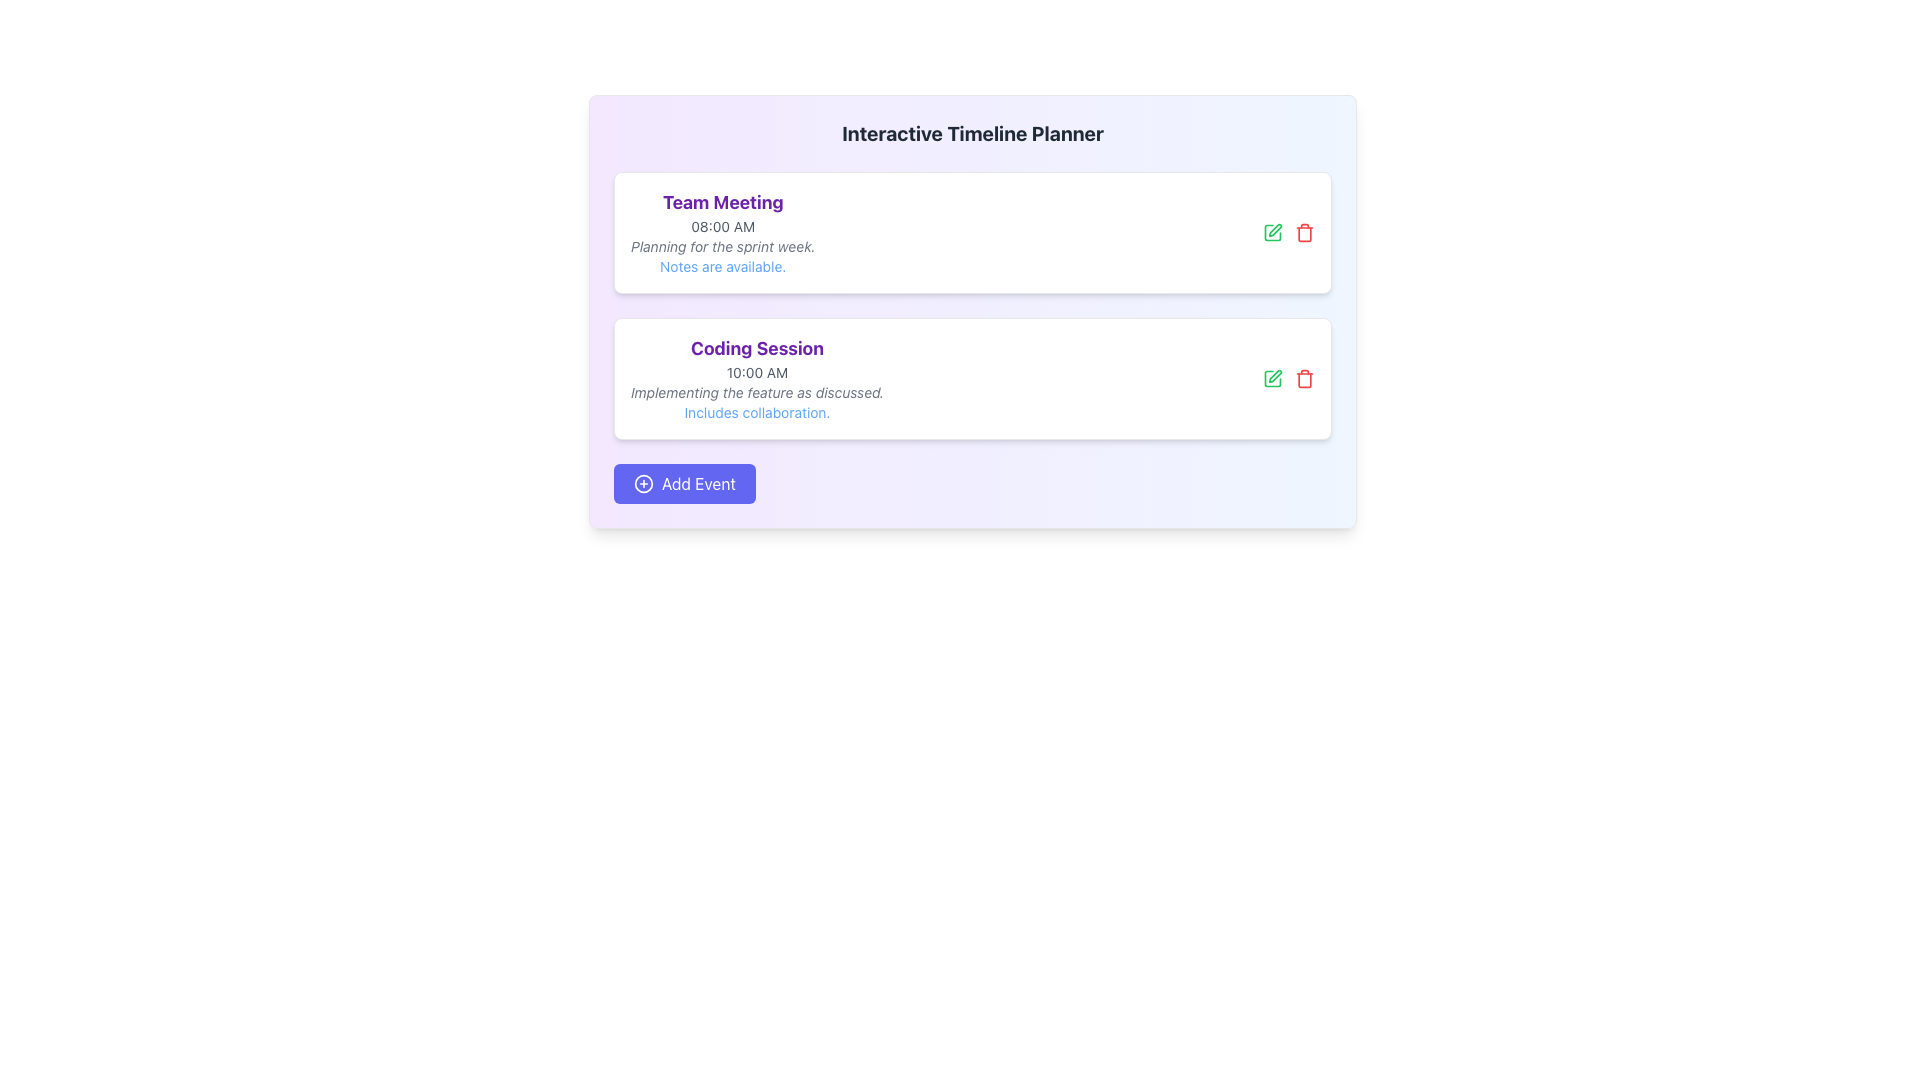 This screenshot has height=1080, width=1920. What do you see at coordinates (1289, 231) in the screenshot?
I see `the control panel icon group in the top-right corner of the 'Team Meeting' event card in the 'Interactive Timeline Planner' interface` at bounding box center [1289, 231].